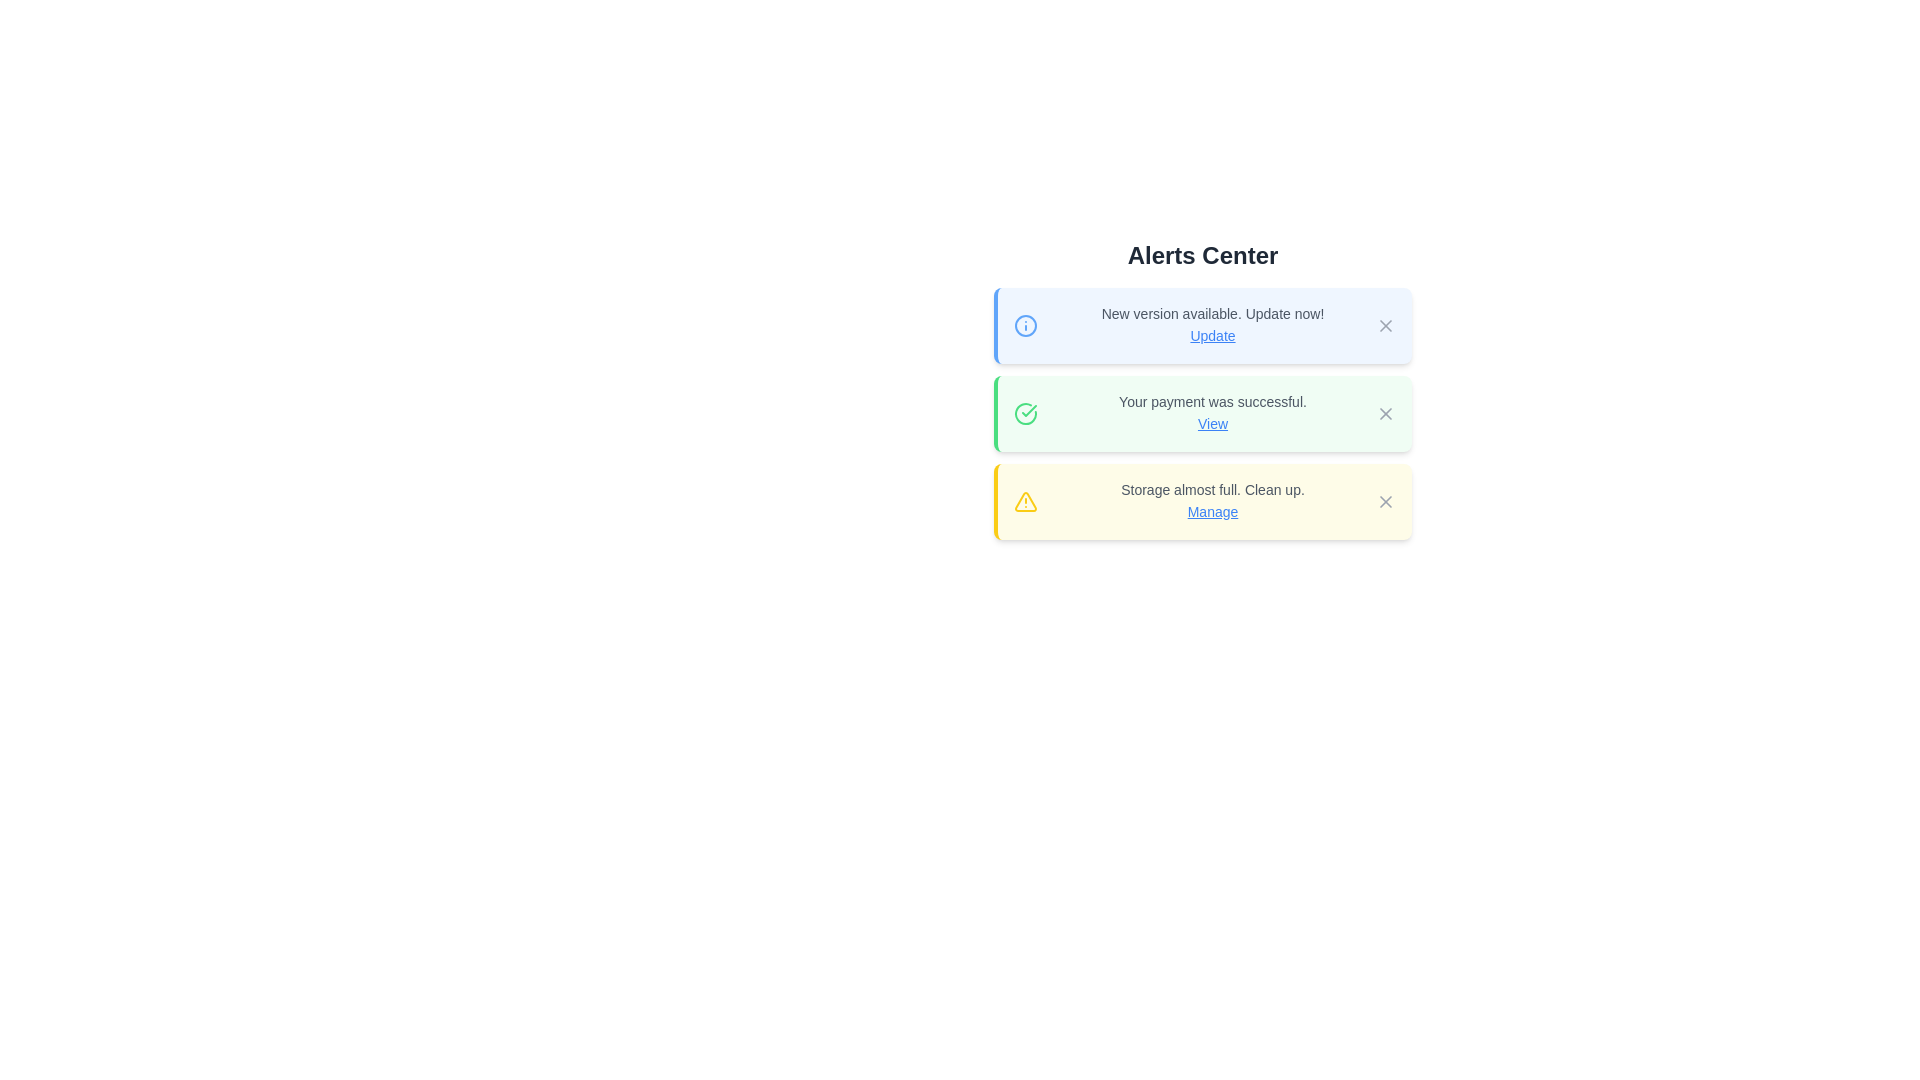  What do you see at coordinates (1026, 325) in the screenshot?
I see `the graphical icon component with a blue outline, located in the top-left corner of the first alert box in the 'Alerts Center' interface` at bounding box center [1026, 325].